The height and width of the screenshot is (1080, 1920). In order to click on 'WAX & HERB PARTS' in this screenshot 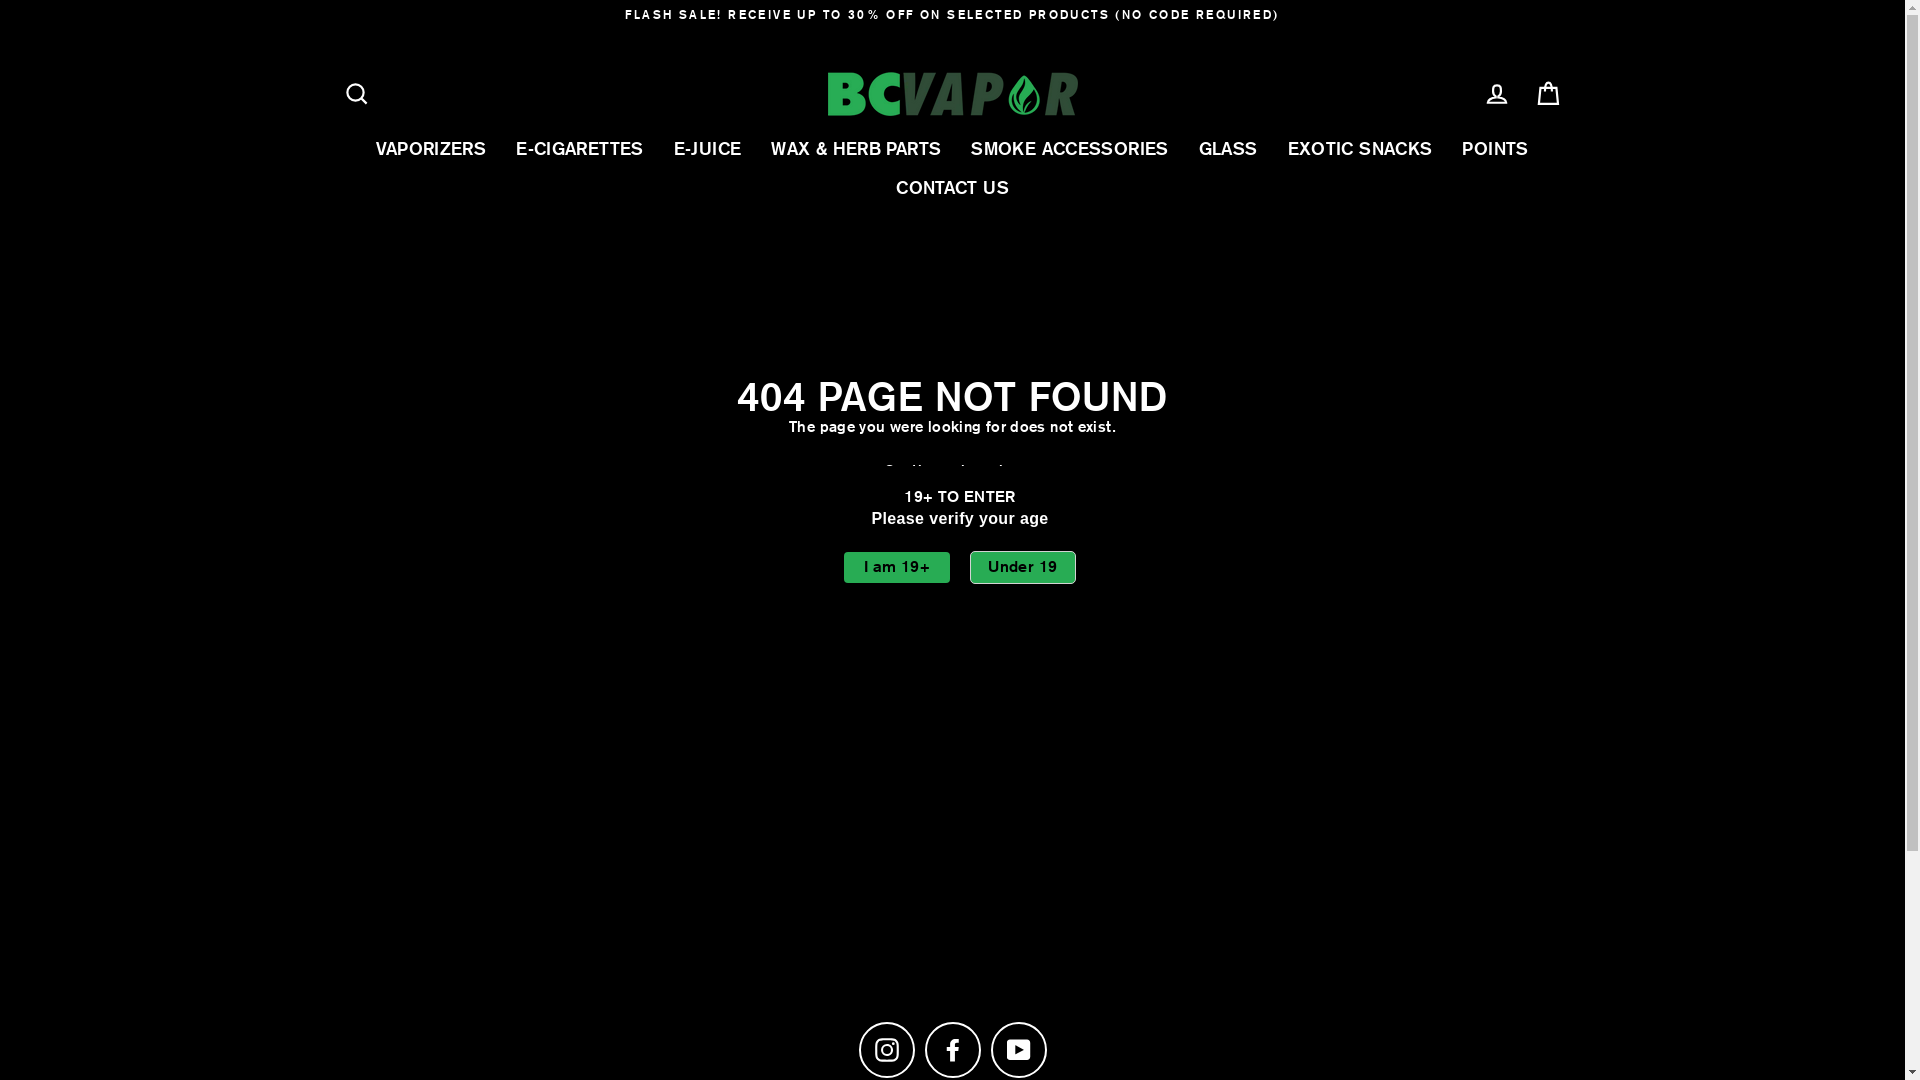, I will do `click(855, 147)`.